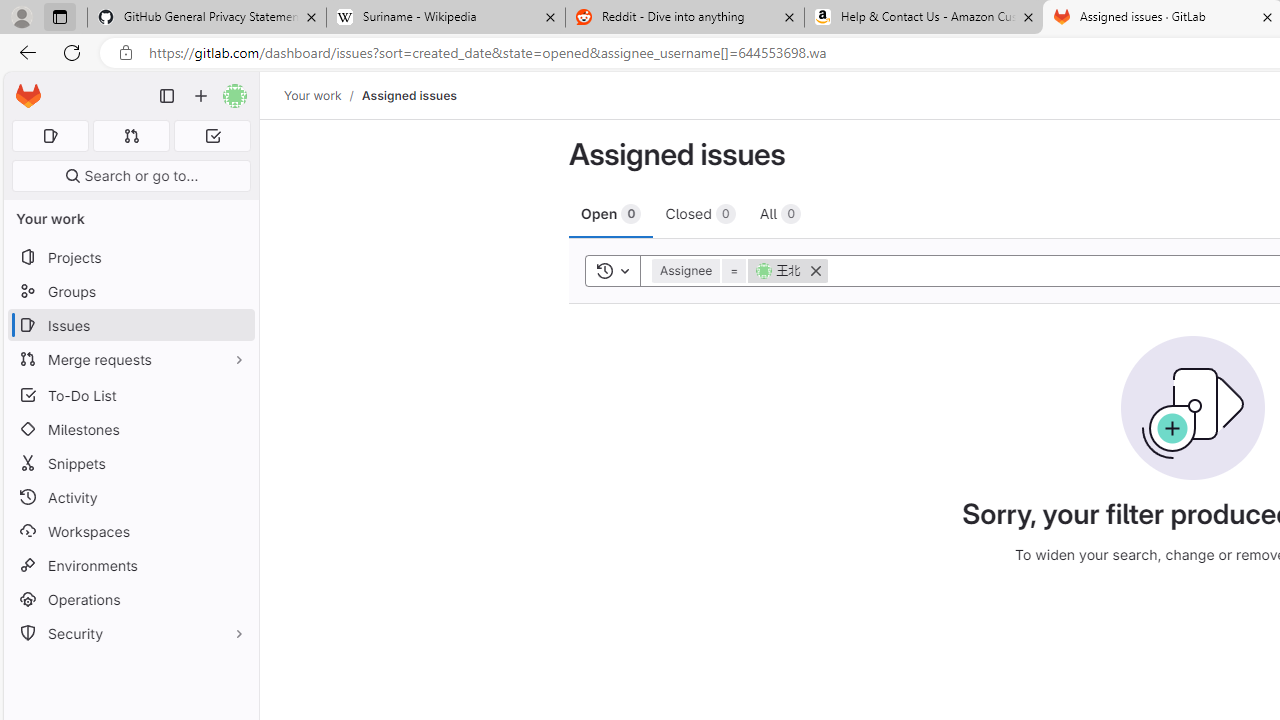 The height and width of the screenshot is (720, 1280). I want to click on 'Groups', so click(130, 291).